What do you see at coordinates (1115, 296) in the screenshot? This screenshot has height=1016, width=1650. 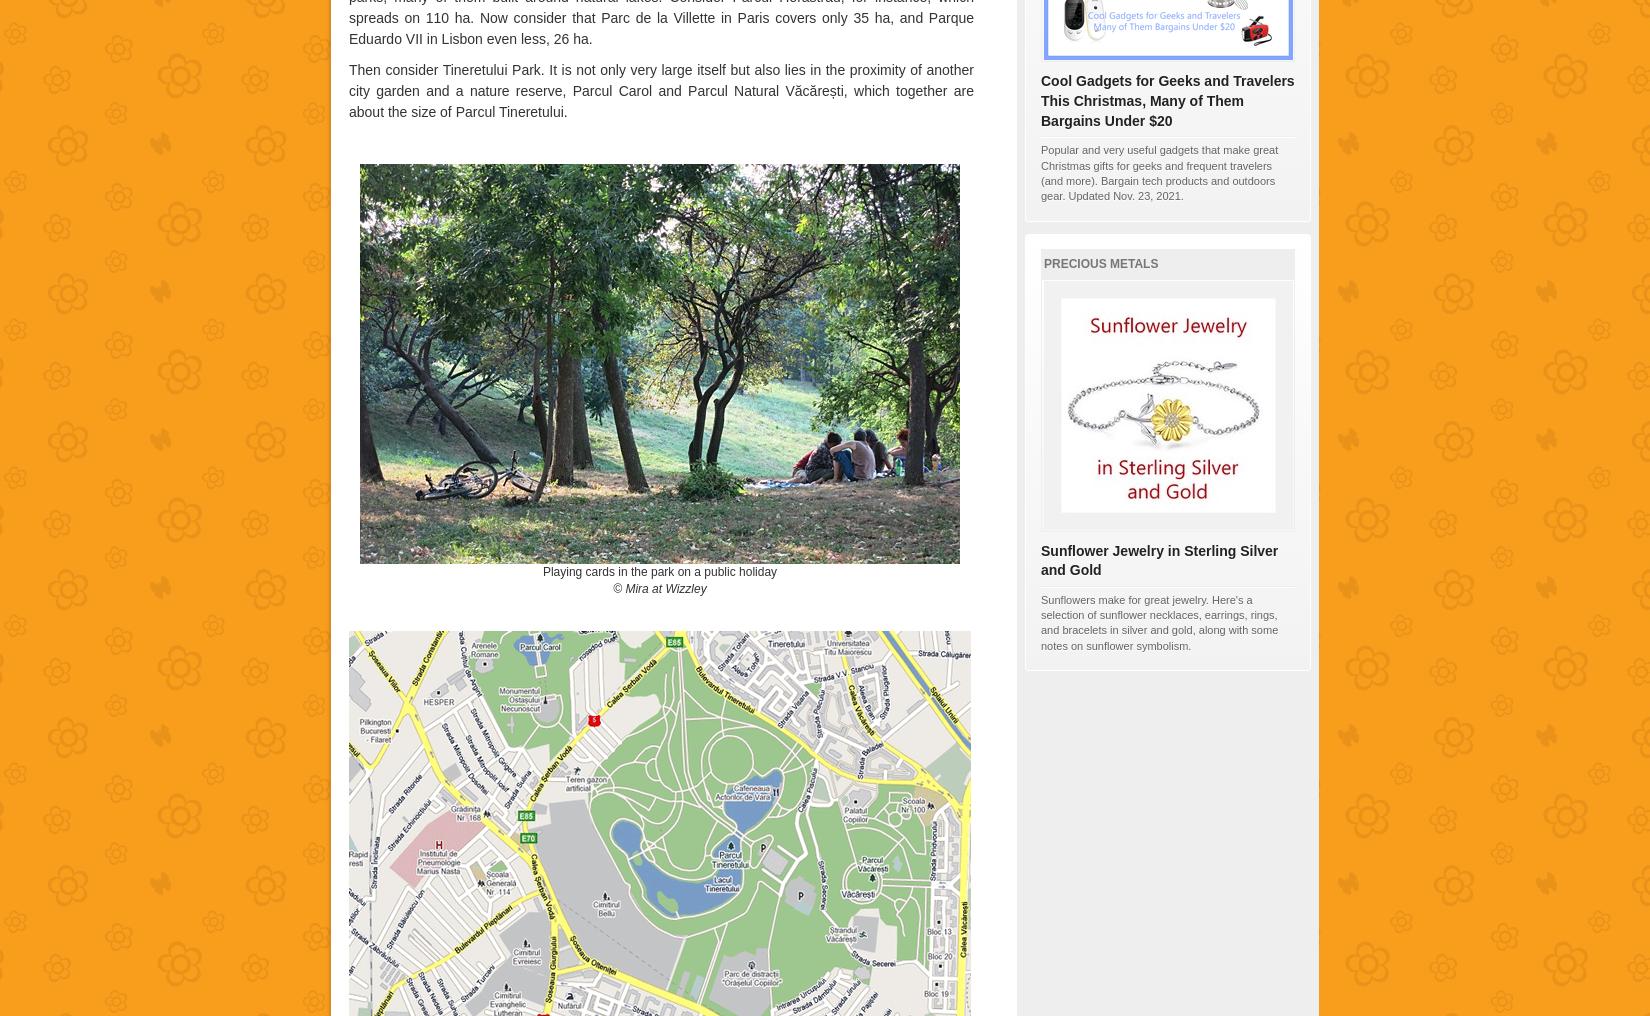 I see `'15'` at bounding box center [1115, 296].